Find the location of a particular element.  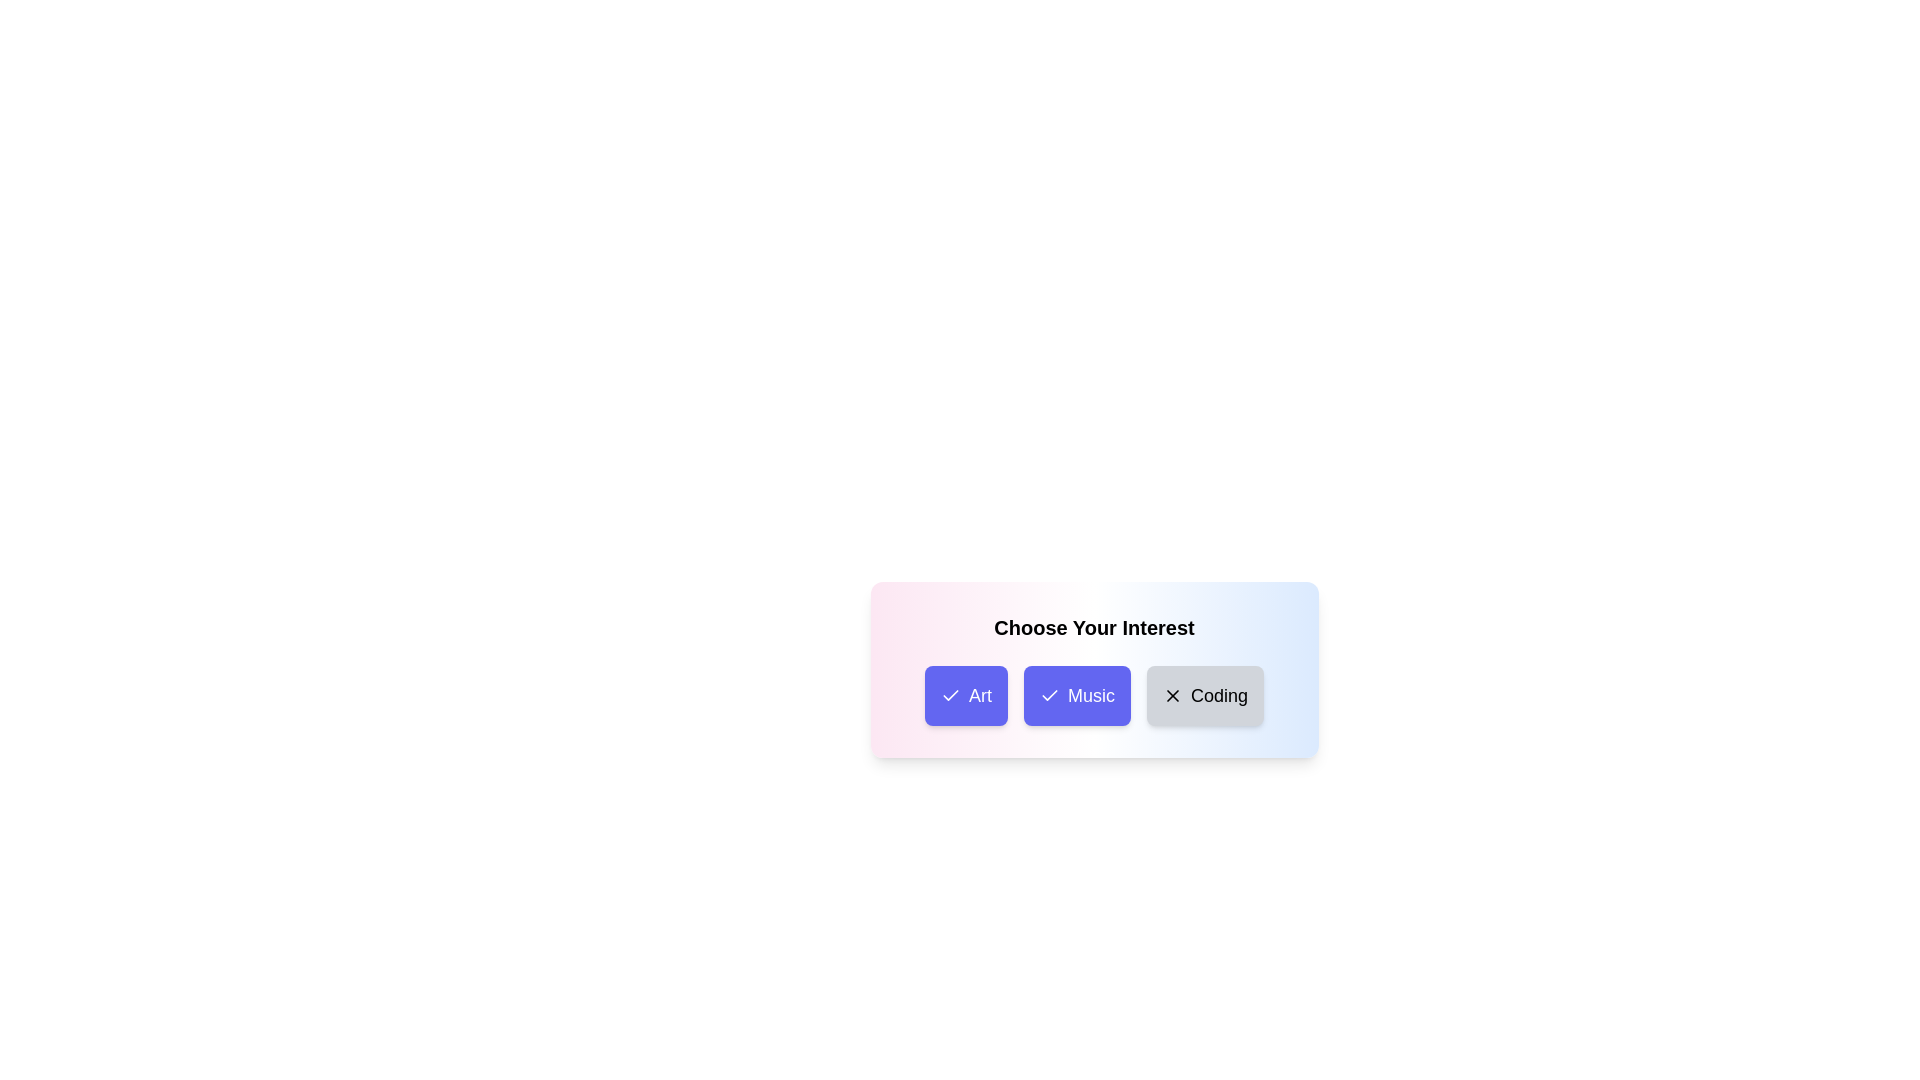

the category button labeled Art to observe the hover effect is located at coordinates (965, 694).